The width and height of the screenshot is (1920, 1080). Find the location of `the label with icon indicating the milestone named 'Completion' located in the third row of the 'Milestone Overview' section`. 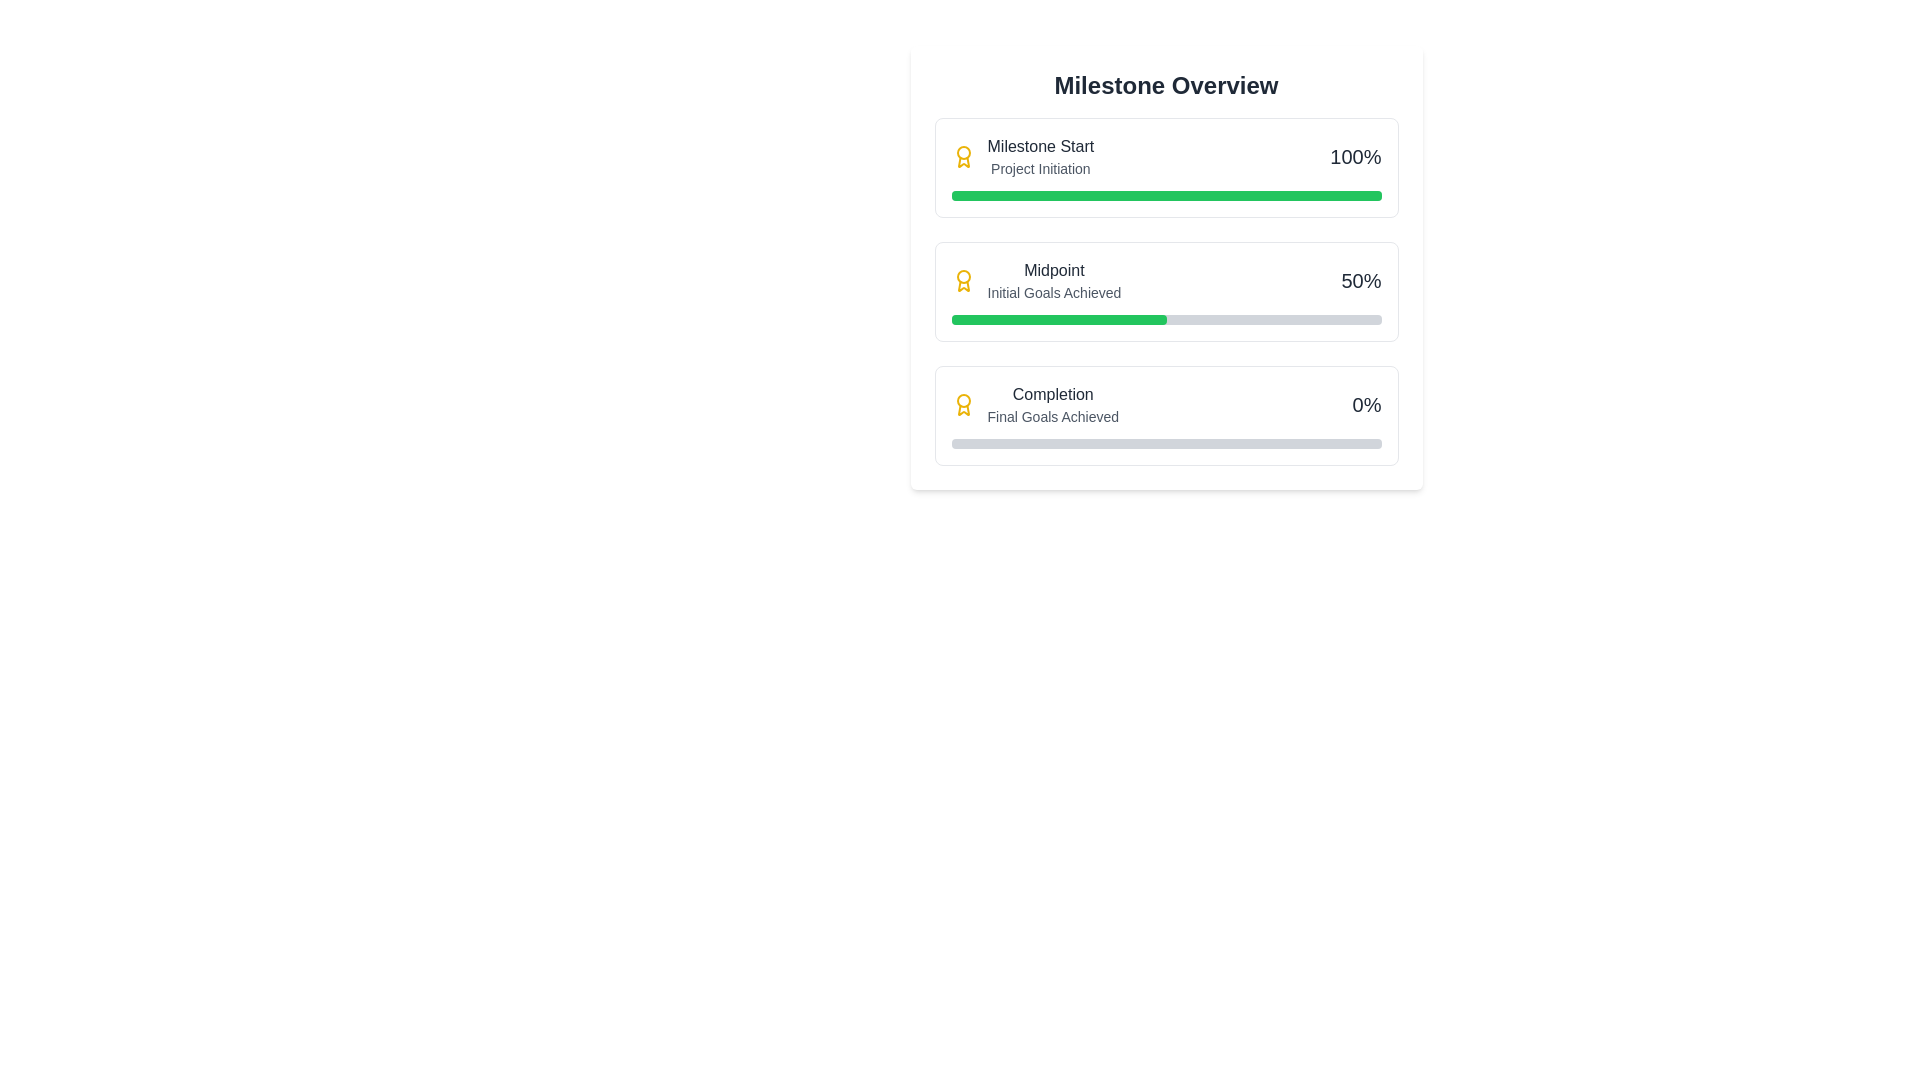

the label with icon indicating the milestone named 'Completion' located in the third row of the 'Milestone Overview' section is located at coordinates (1035, 405).